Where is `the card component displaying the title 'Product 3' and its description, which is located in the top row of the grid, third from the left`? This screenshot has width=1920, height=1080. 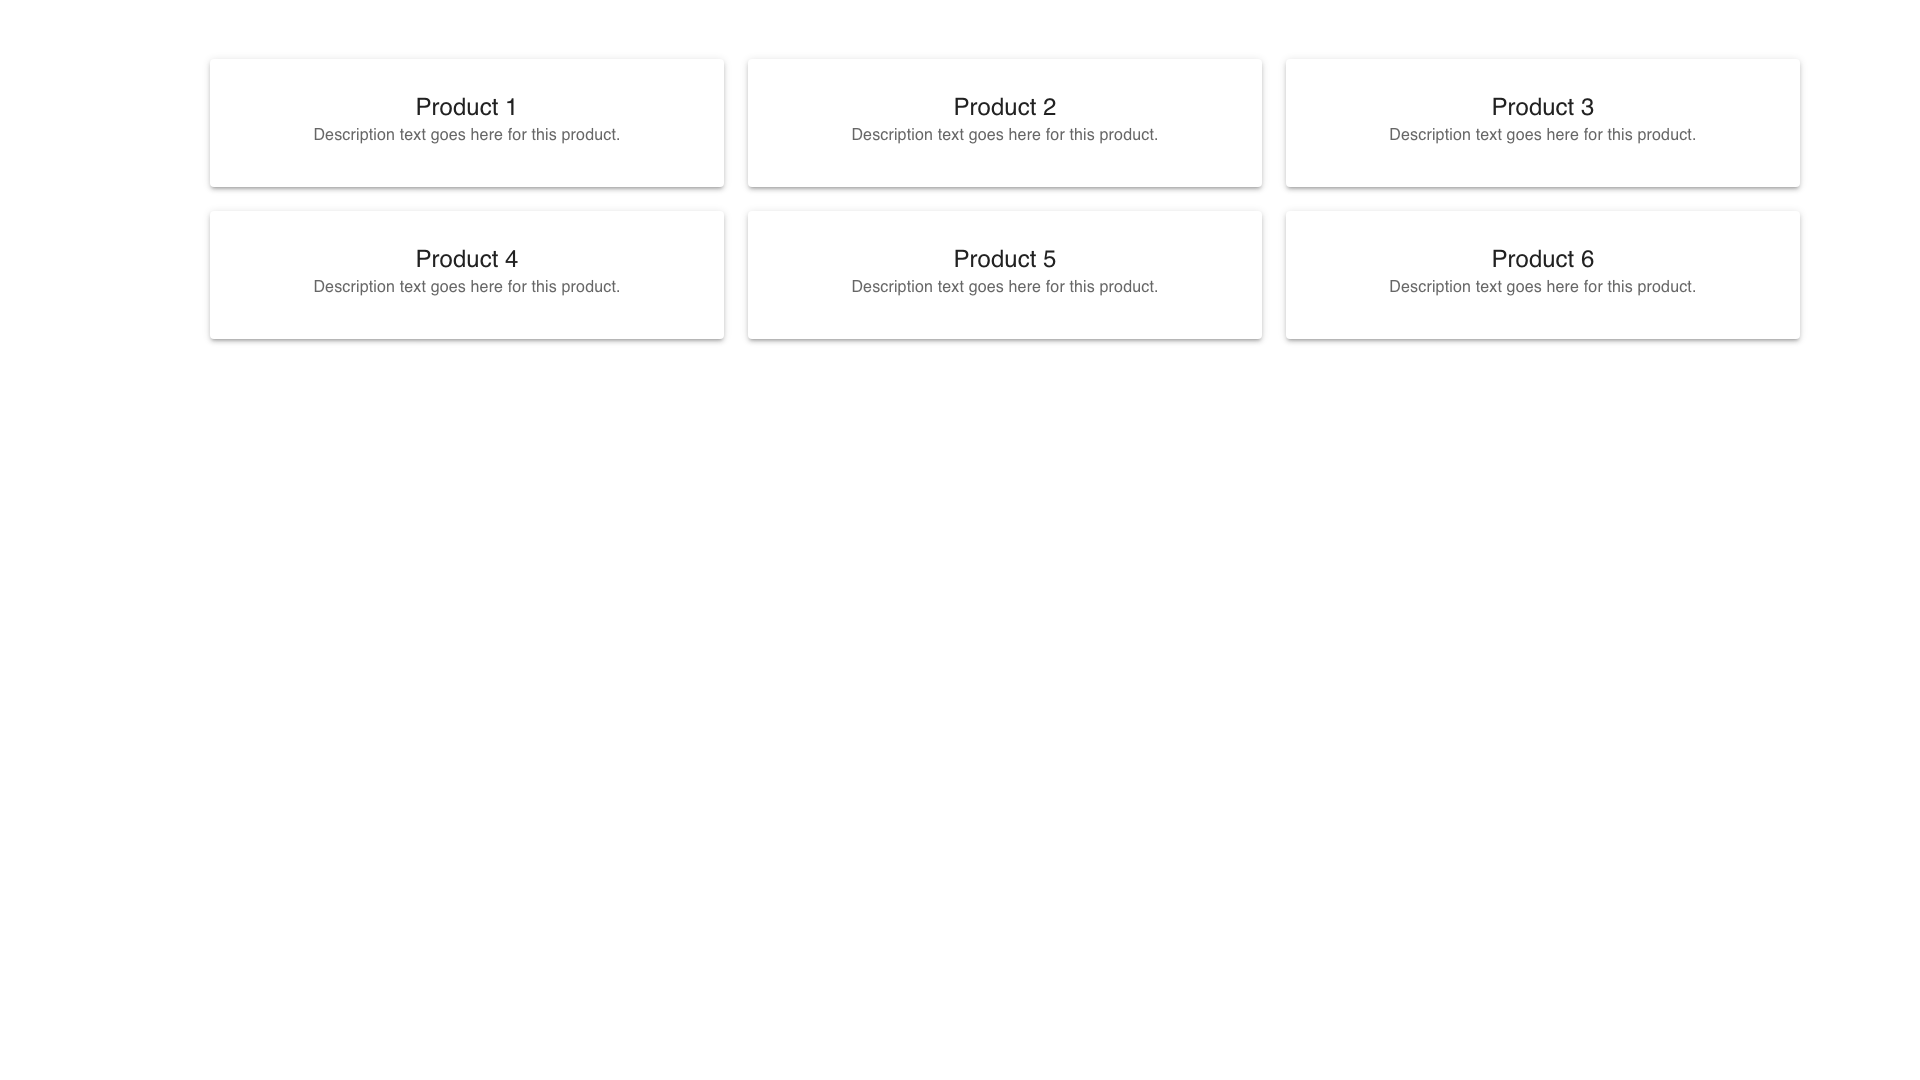
the card component displaying the title 'Product 3' and its description, which is located in the top row of the grid, third from the left is located at coordinates (1541, 123).